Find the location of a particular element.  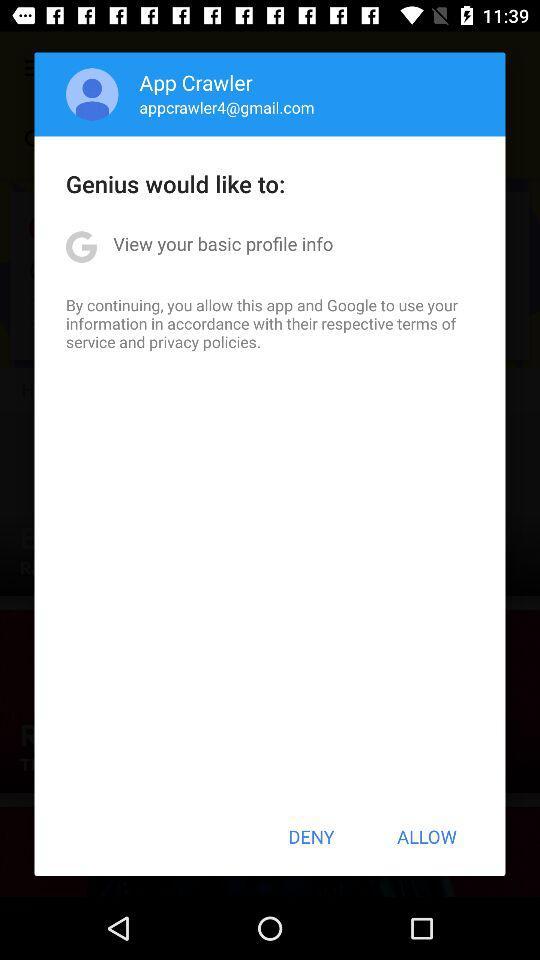

the item next to the allow button is located at coordinates (311, 836).